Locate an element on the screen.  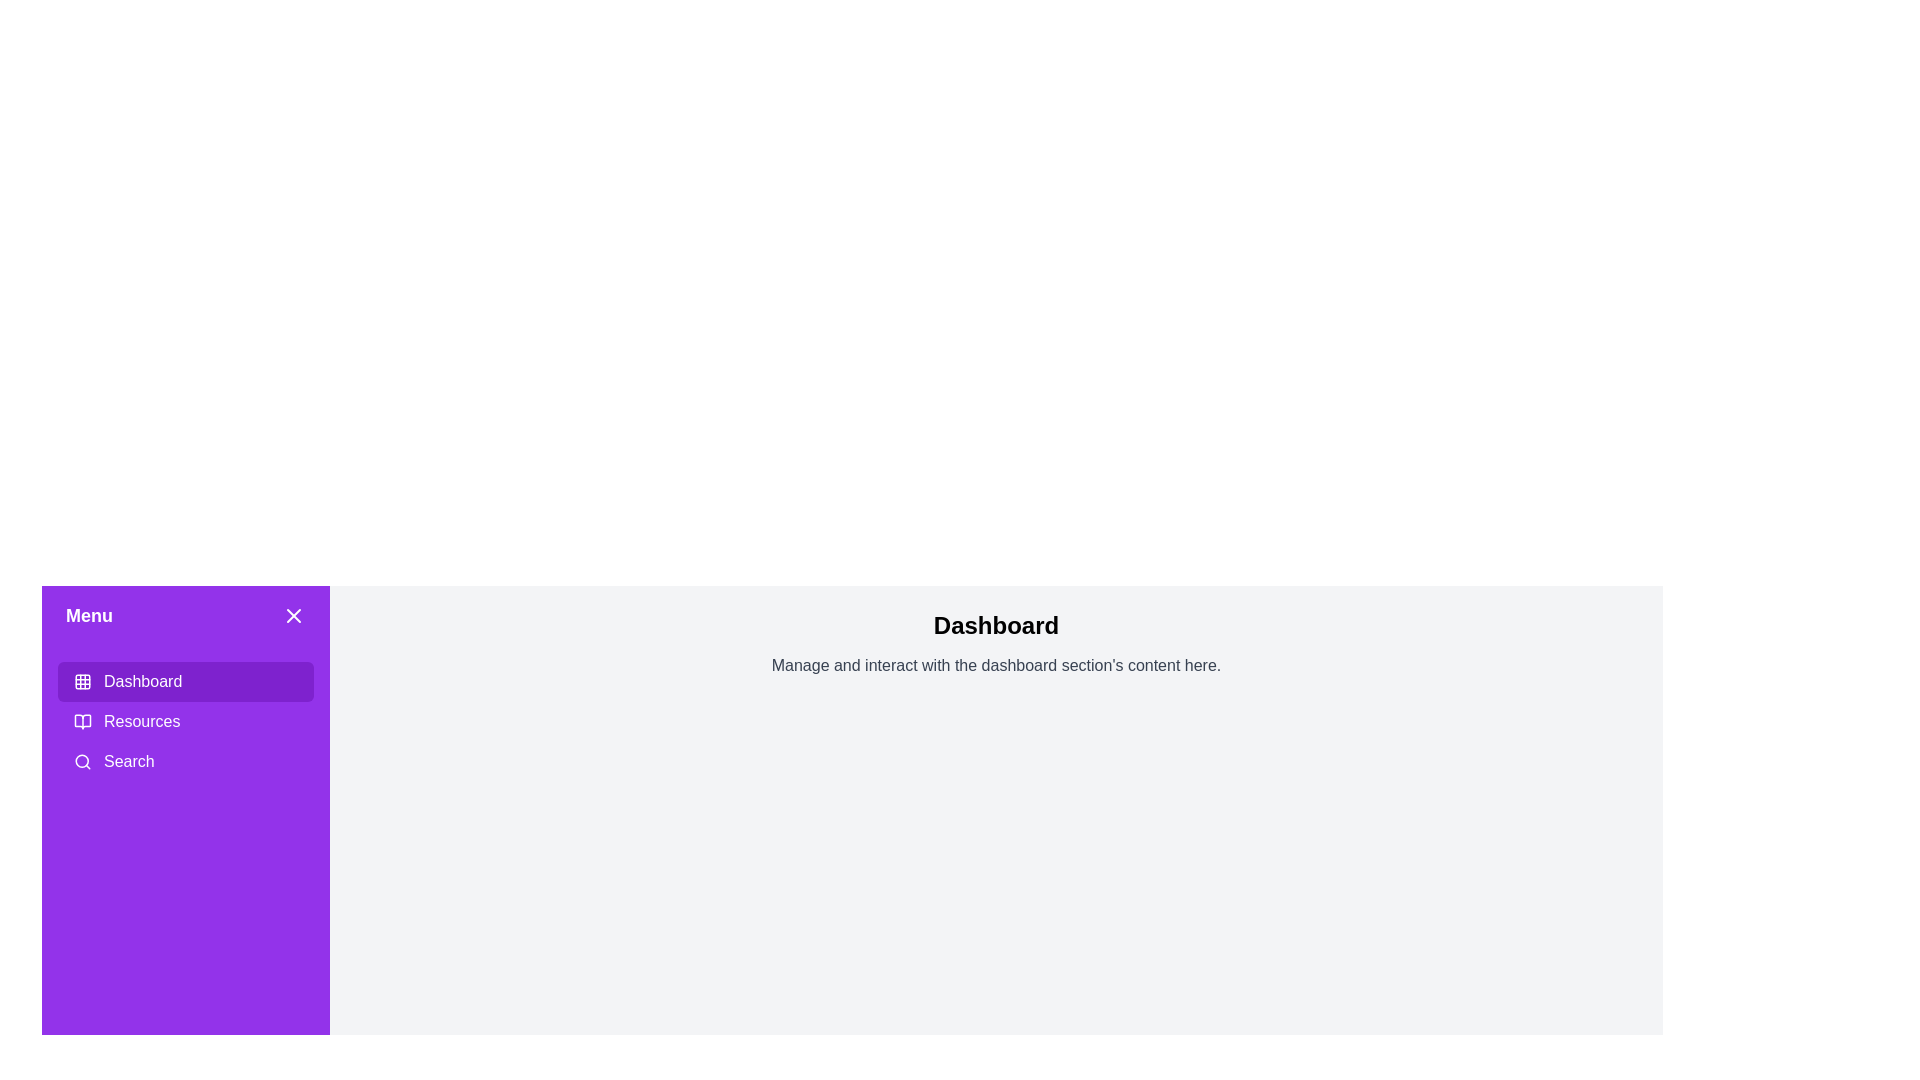
the purple grid icon representing the 'Dashboard' functionality is located at coordinates (81, 681).